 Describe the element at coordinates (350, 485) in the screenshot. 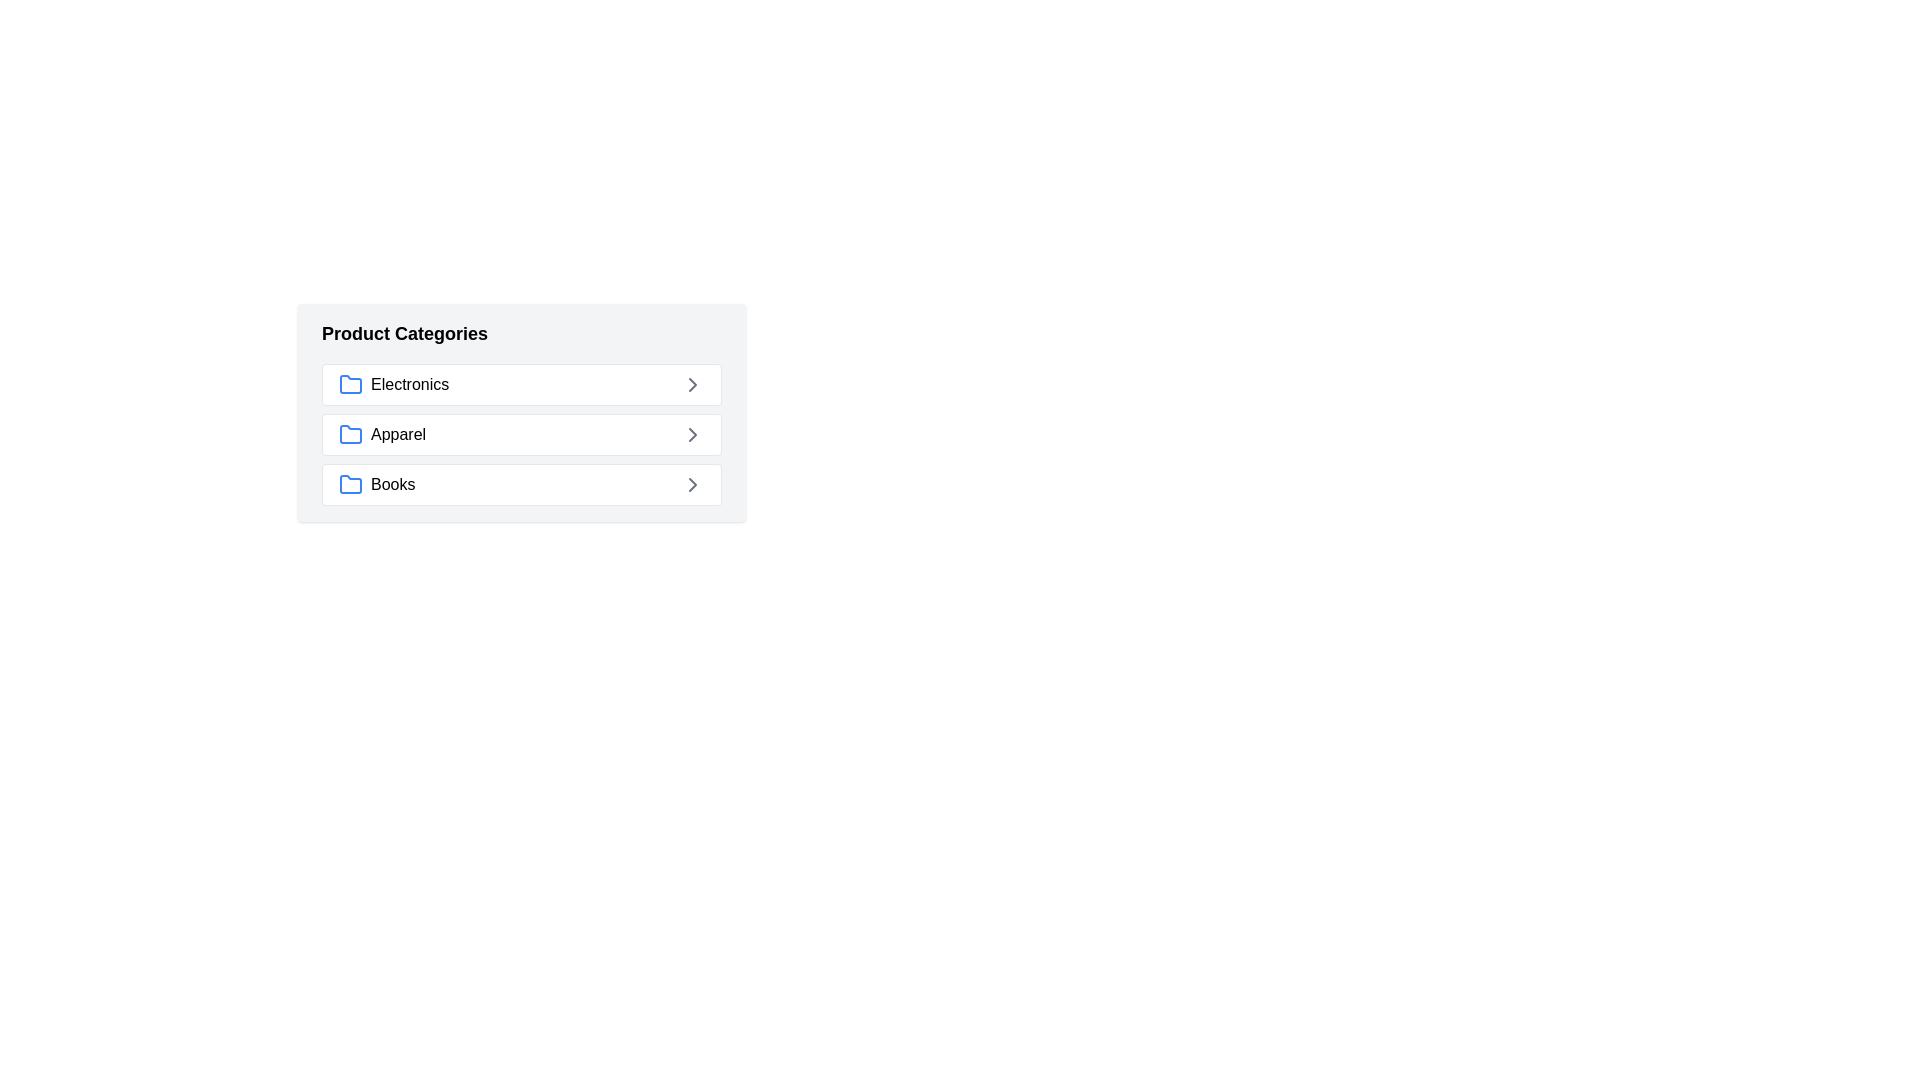

I see `the 'Books' category icon located in the third position of the 'Product Categories' list, which visually represents a folder` at that location.